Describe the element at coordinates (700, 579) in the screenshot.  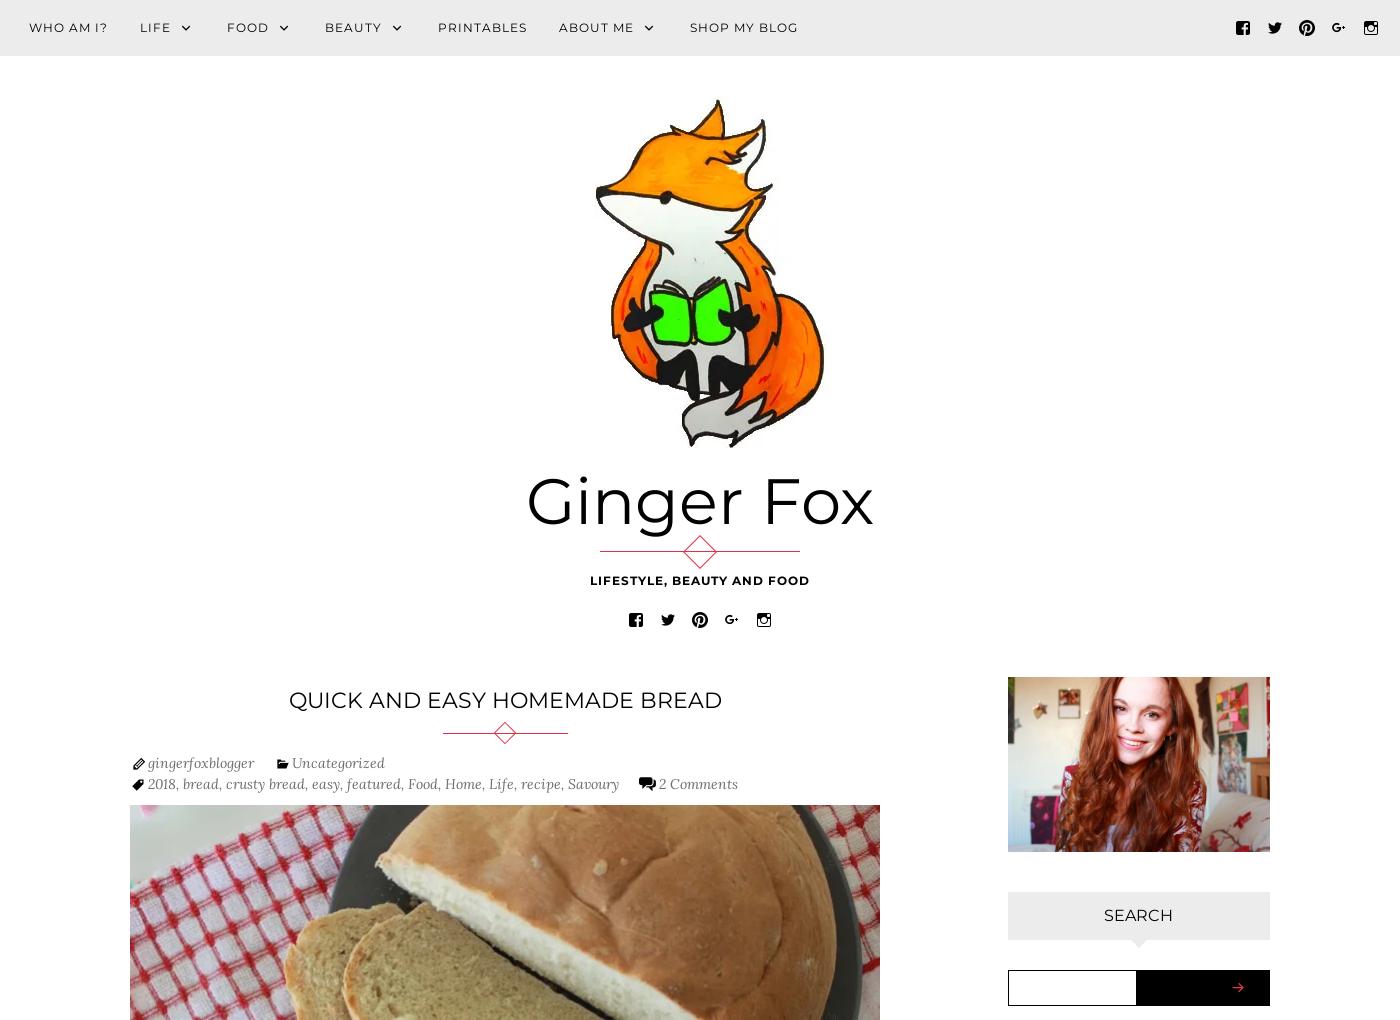
I see `'Lifestyle, Beauty and Food'` at that location.